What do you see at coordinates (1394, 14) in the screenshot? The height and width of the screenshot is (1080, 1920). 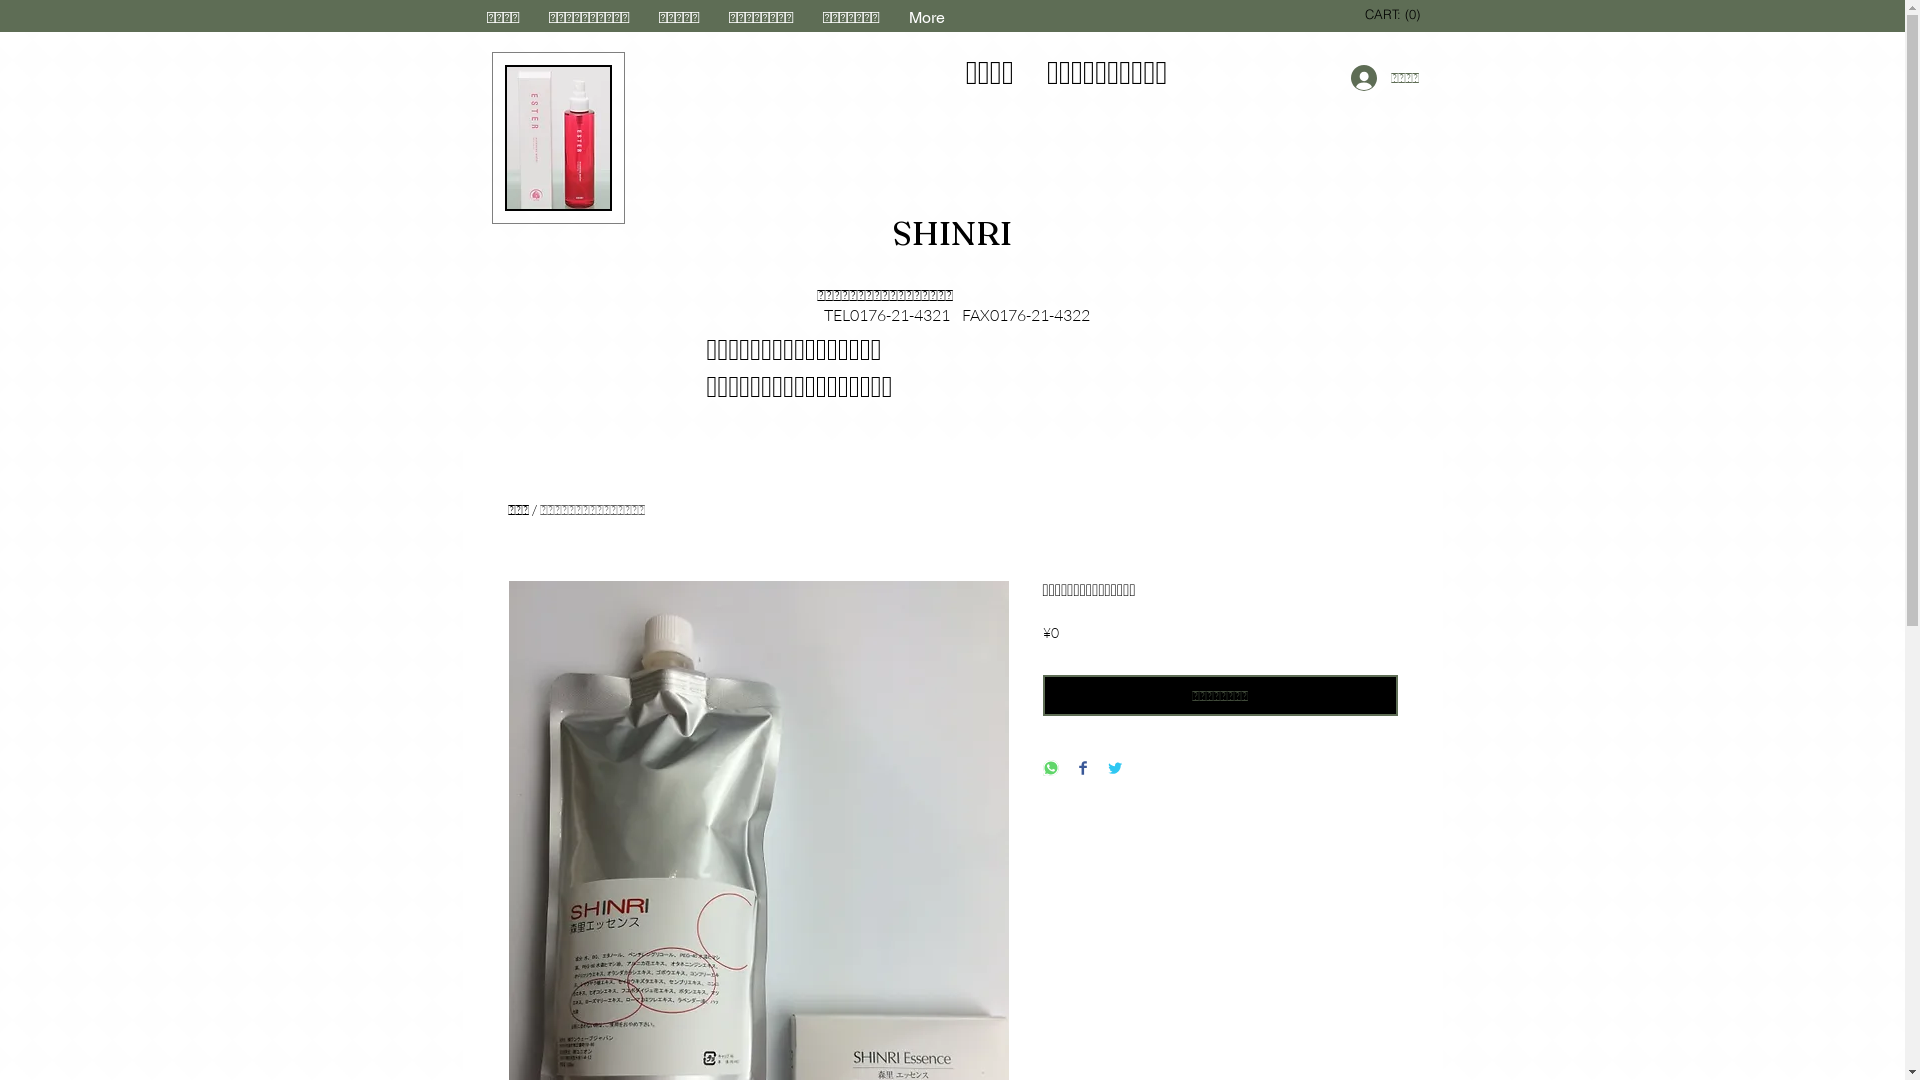 I see `'CART: (0)'` at bounding box center [1394, 14].